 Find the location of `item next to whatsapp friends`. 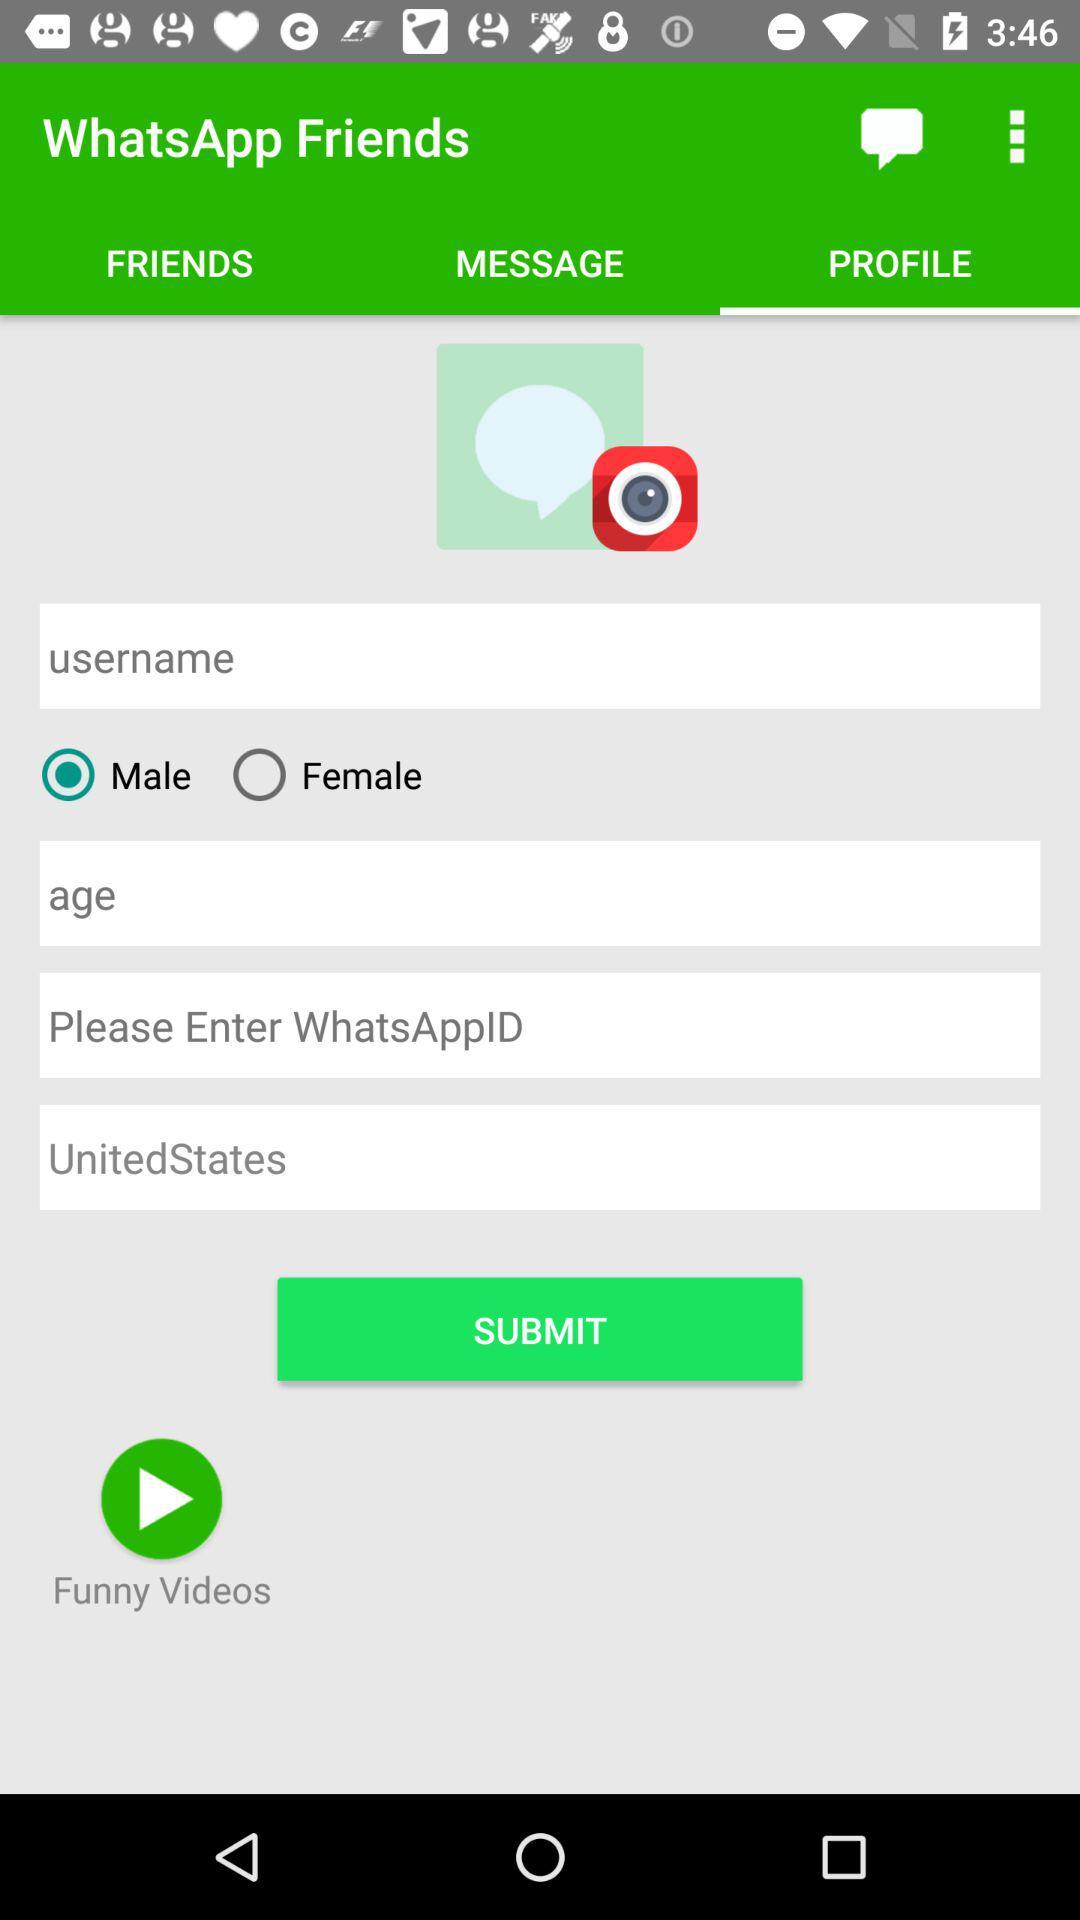

item next to whatsapp friends is located at coordinates (890, 135).